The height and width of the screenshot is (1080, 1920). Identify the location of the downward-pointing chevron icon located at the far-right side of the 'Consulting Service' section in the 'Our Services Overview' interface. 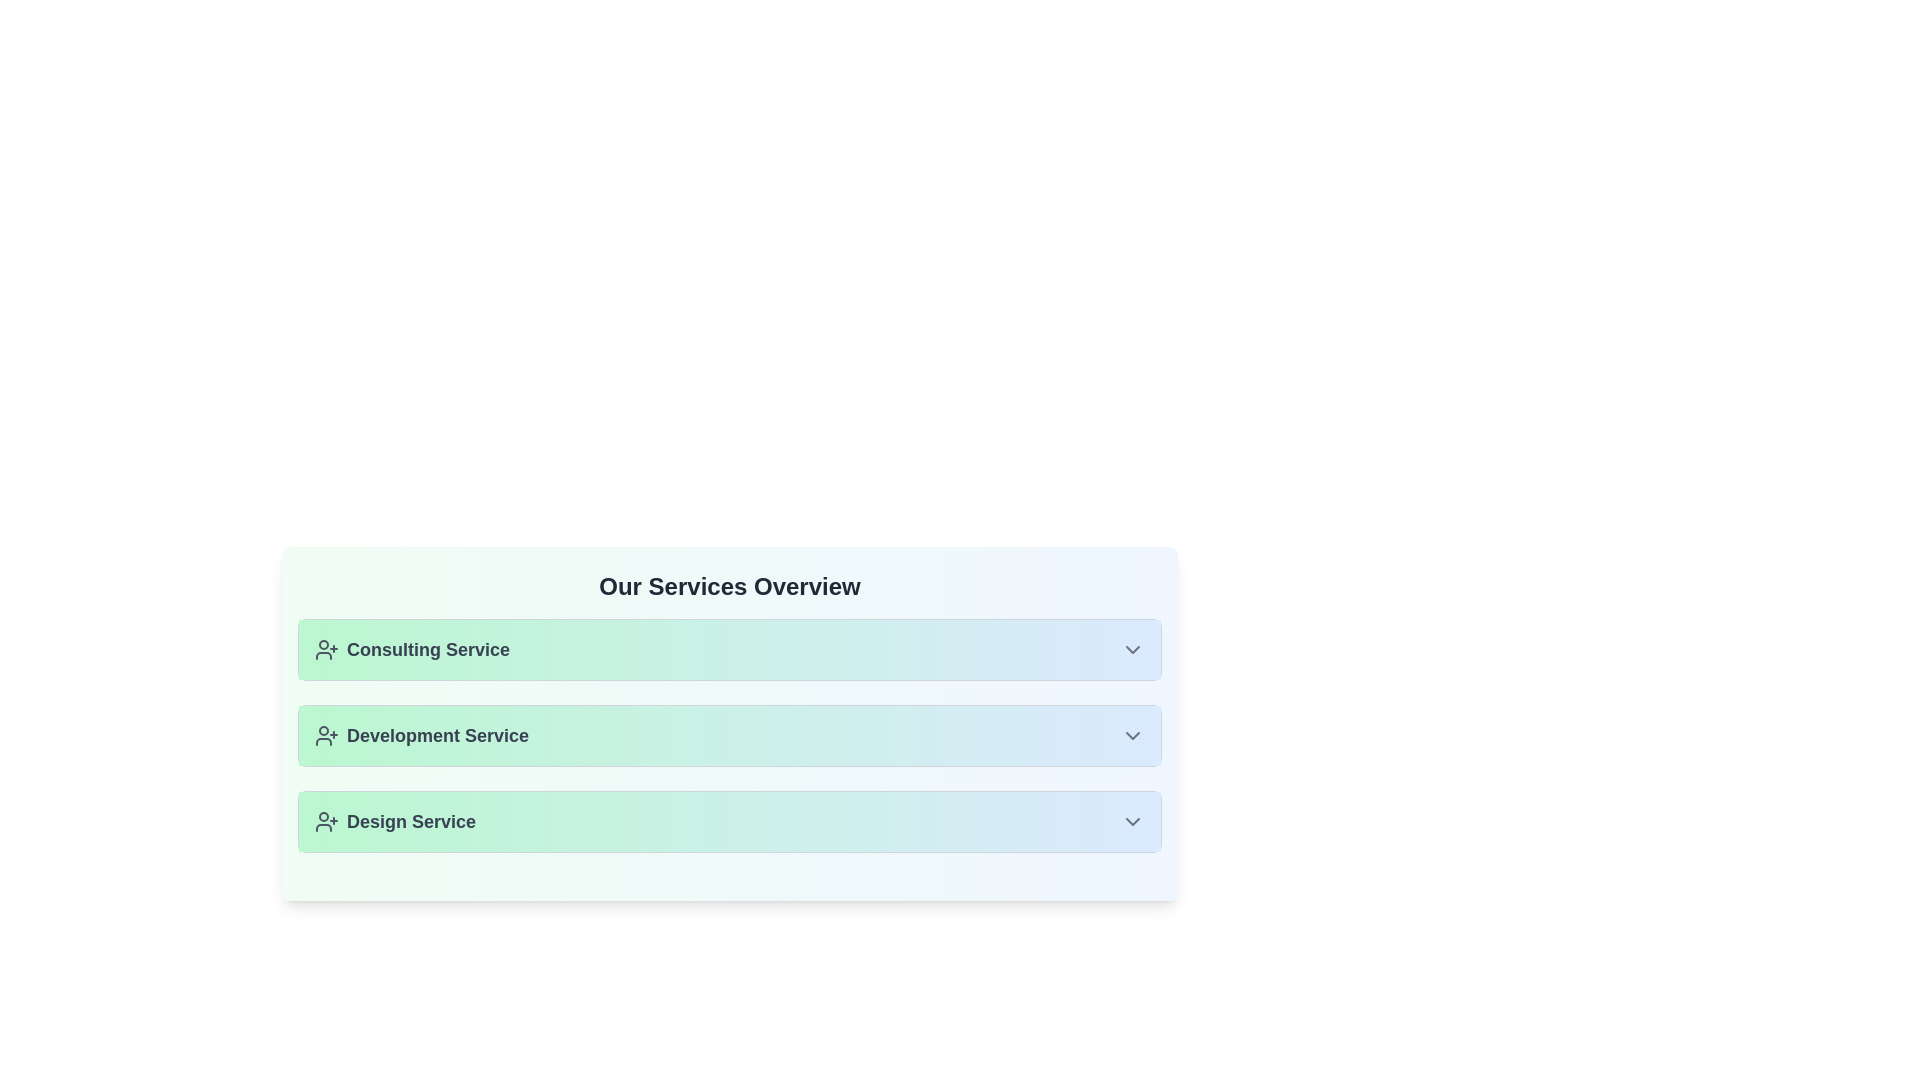
(1132, 650).